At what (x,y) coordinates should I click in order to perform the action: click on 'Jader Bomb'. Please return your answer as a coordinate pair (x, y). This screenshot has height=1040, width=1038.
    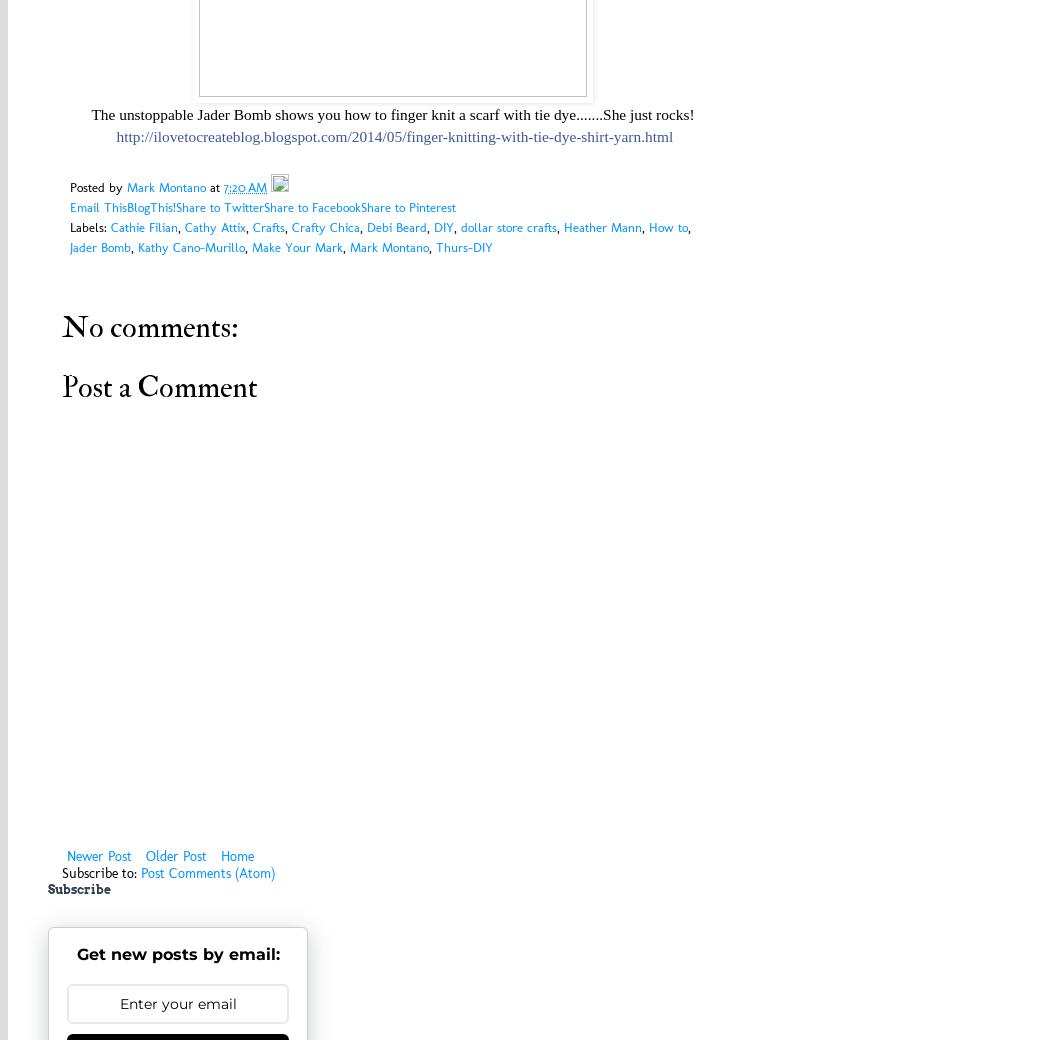
    Looking at the image, I should click on (99, 247).